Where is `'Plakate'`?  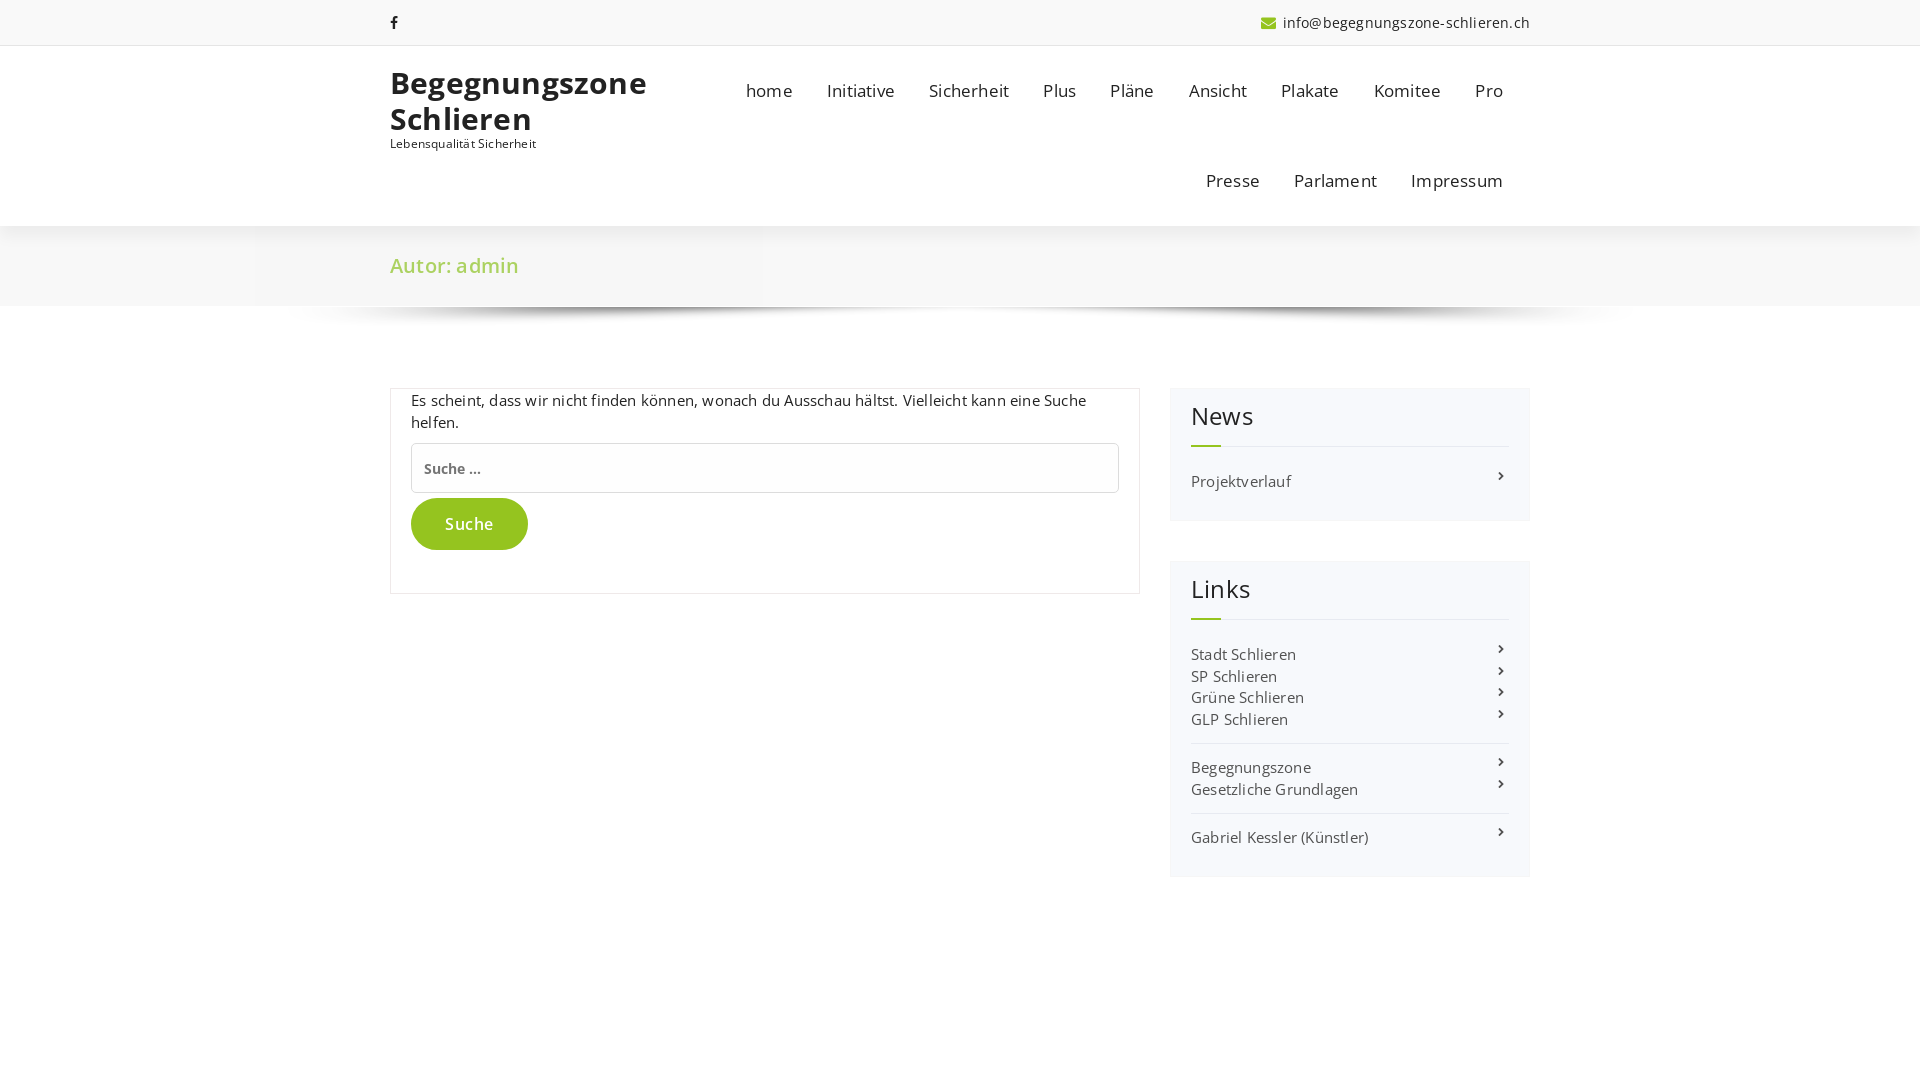 'Plakate' is located at coordinates (1310, 91).